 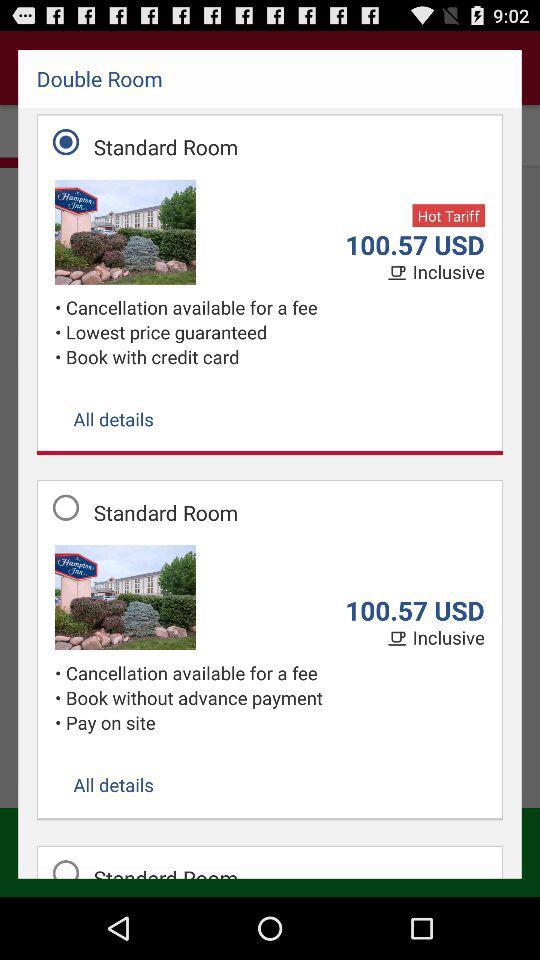 I want to click on pay on site icon, so click(x=274, y=721).